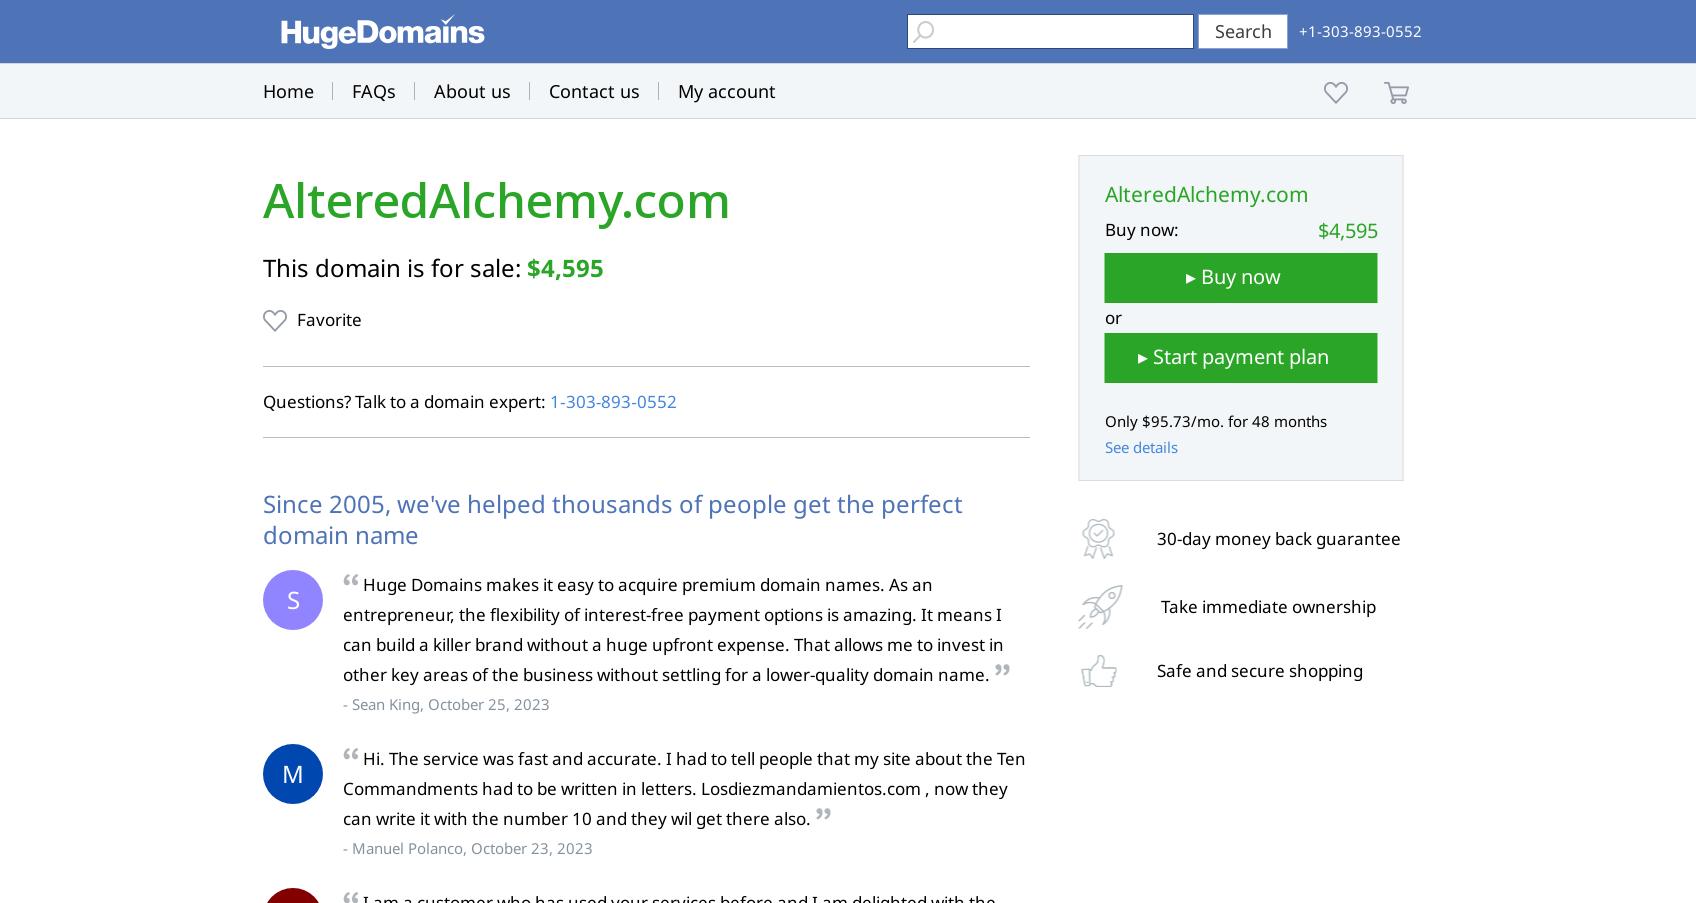  What do you see at coordinates (1241, 29) in the screenshot?
I see `'Search'` at bounding box center [1241, 29].